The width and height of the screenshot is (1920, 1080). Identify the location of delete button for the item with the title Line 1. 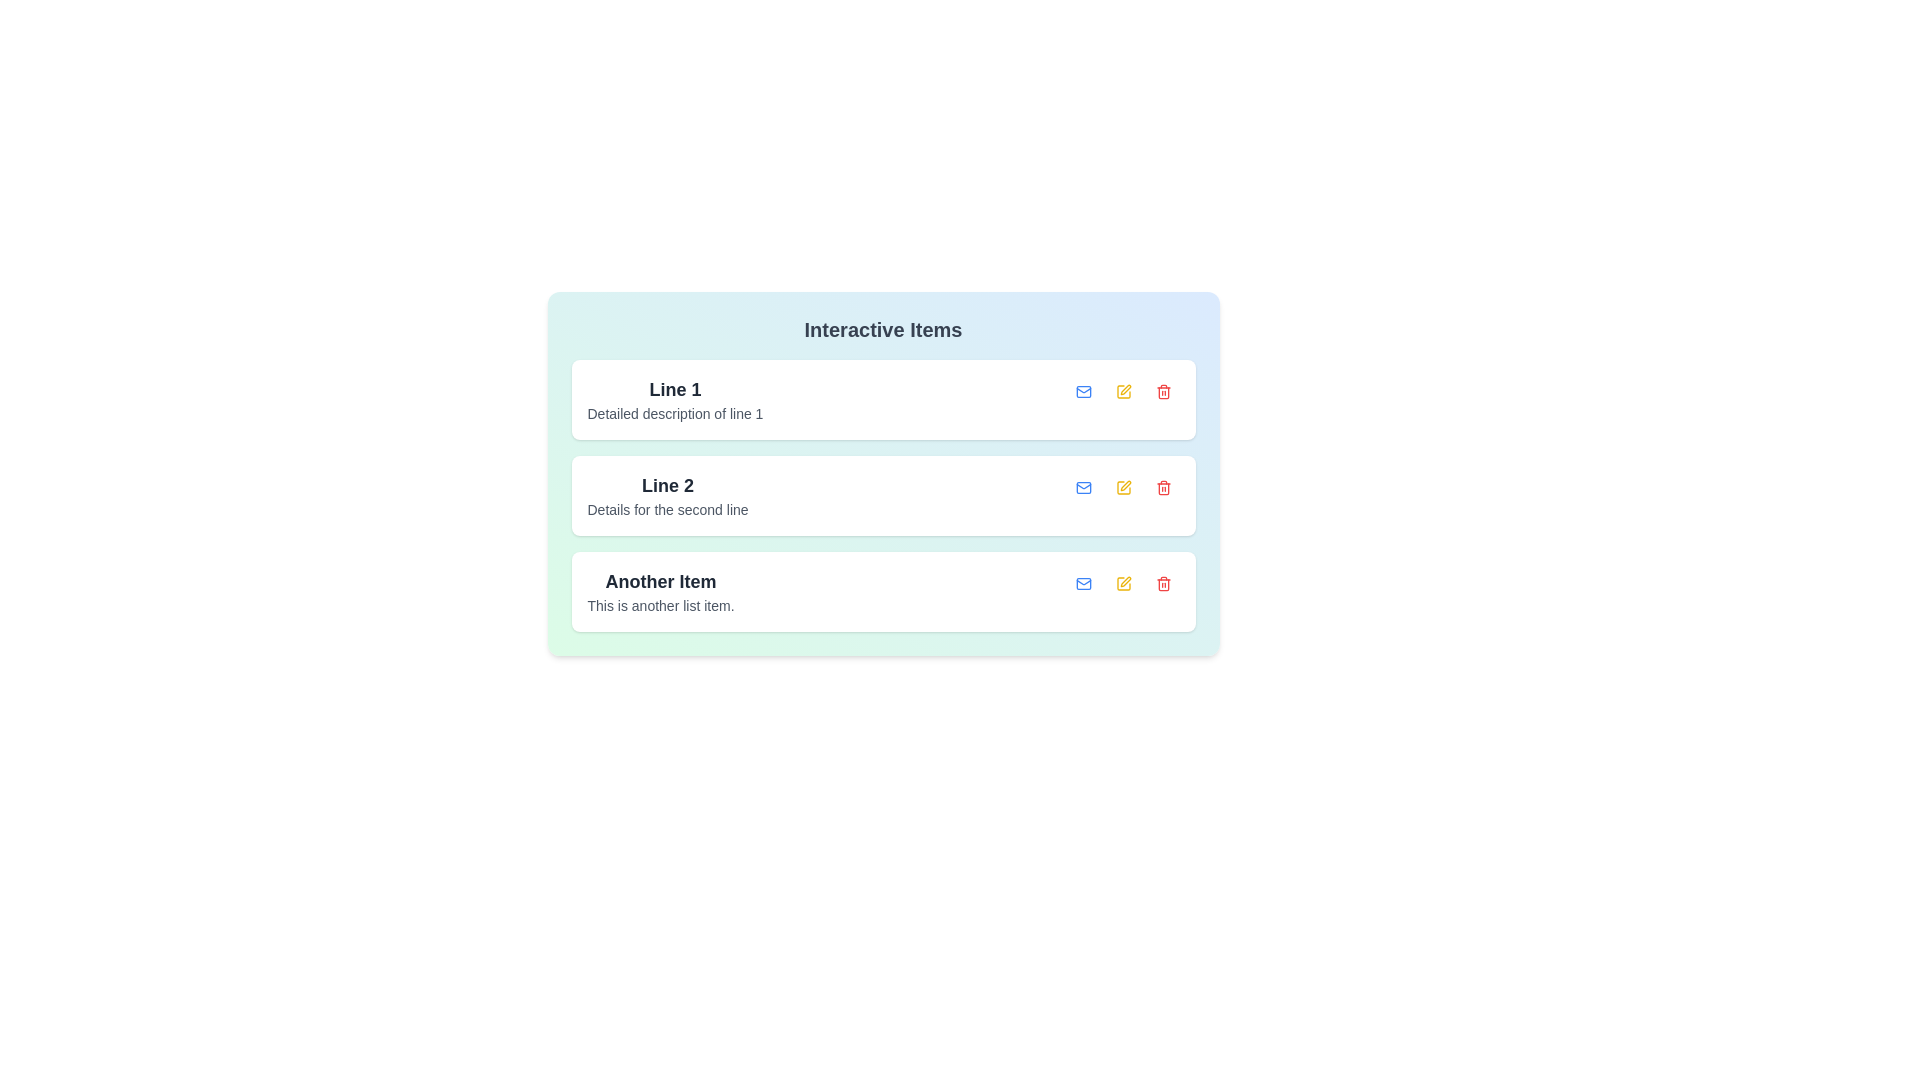
(1163, 392).